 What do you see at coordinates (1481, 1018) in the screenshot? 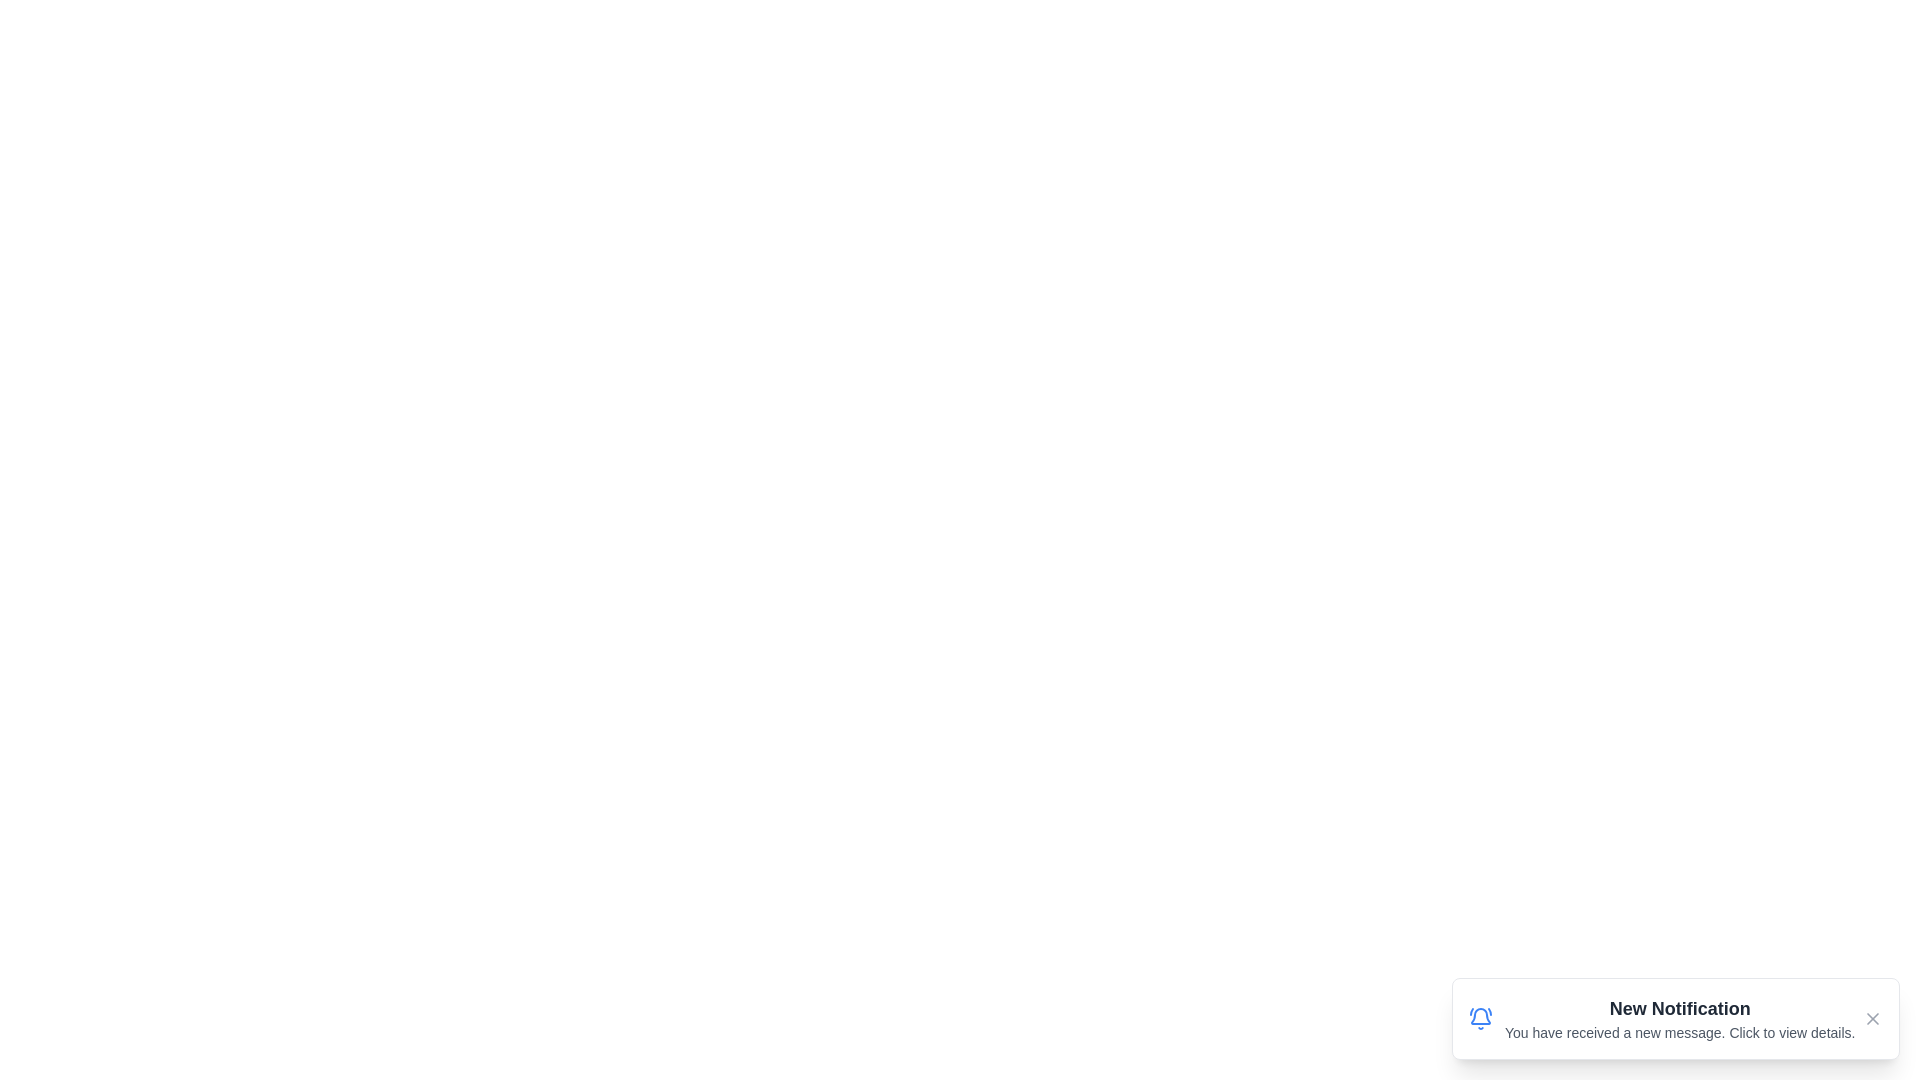
I see `the blue bell icon in the bottom-right corner of the page that symbolizes notifications, which is located within a small notification card and positioned beside the 'New Notification' text` at bounding box center [1481, 1018].